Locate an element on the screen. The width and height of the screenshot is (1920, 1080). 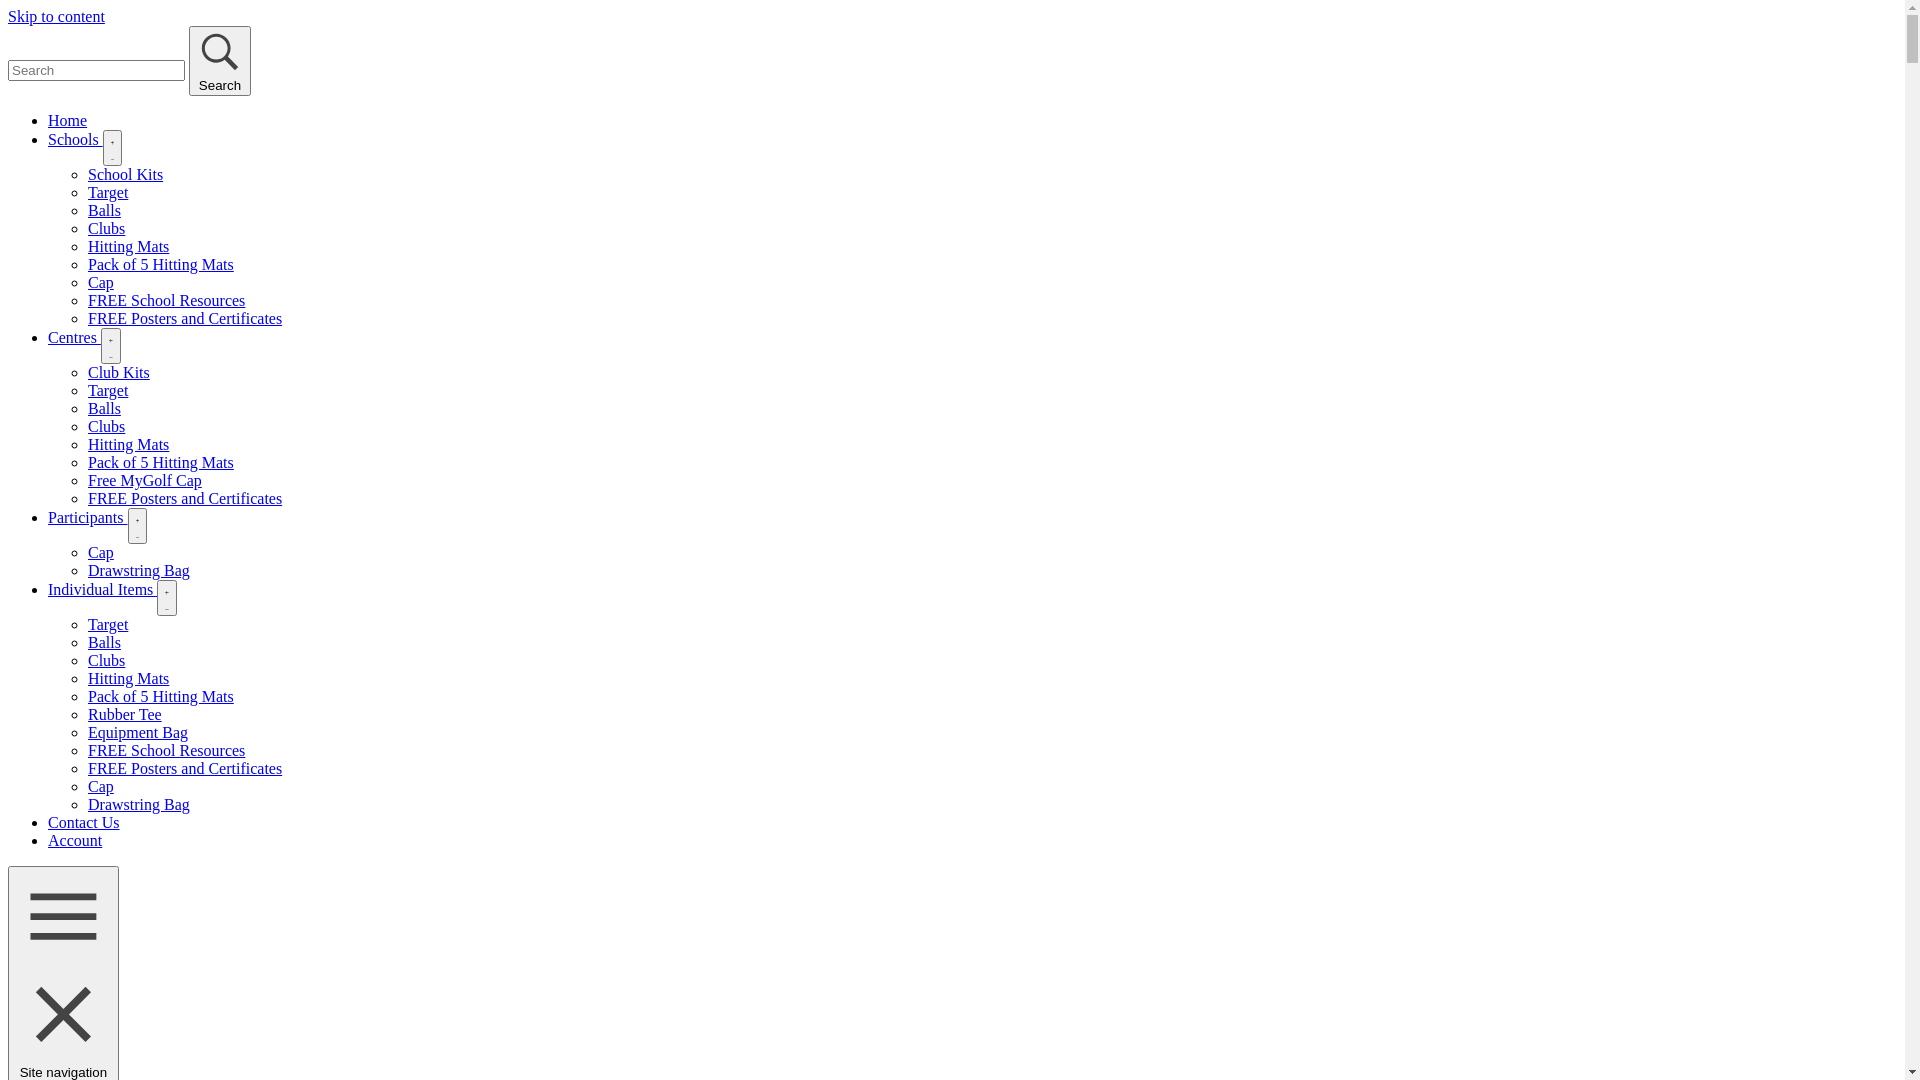
'Search' is located at coordinates (220, 60).